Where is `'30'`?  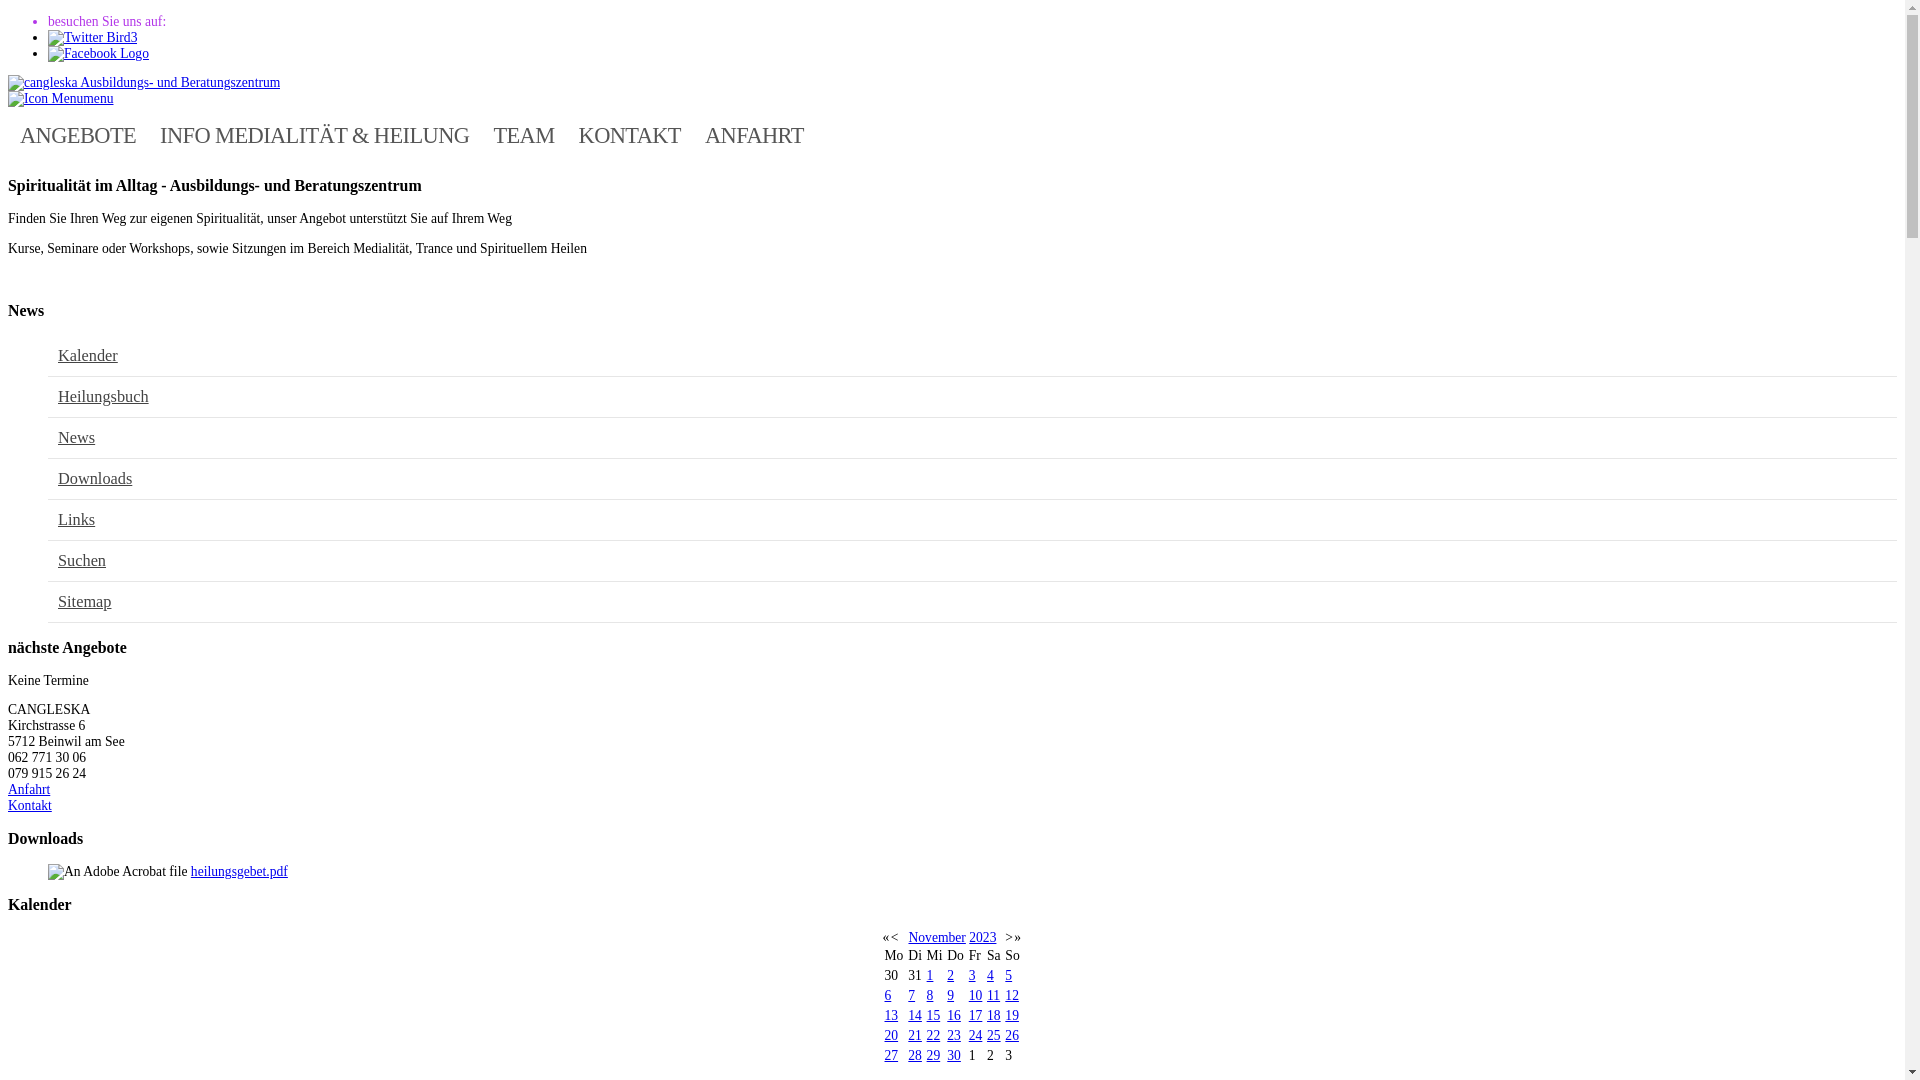 '30' is located at coordinates (953, 1054).